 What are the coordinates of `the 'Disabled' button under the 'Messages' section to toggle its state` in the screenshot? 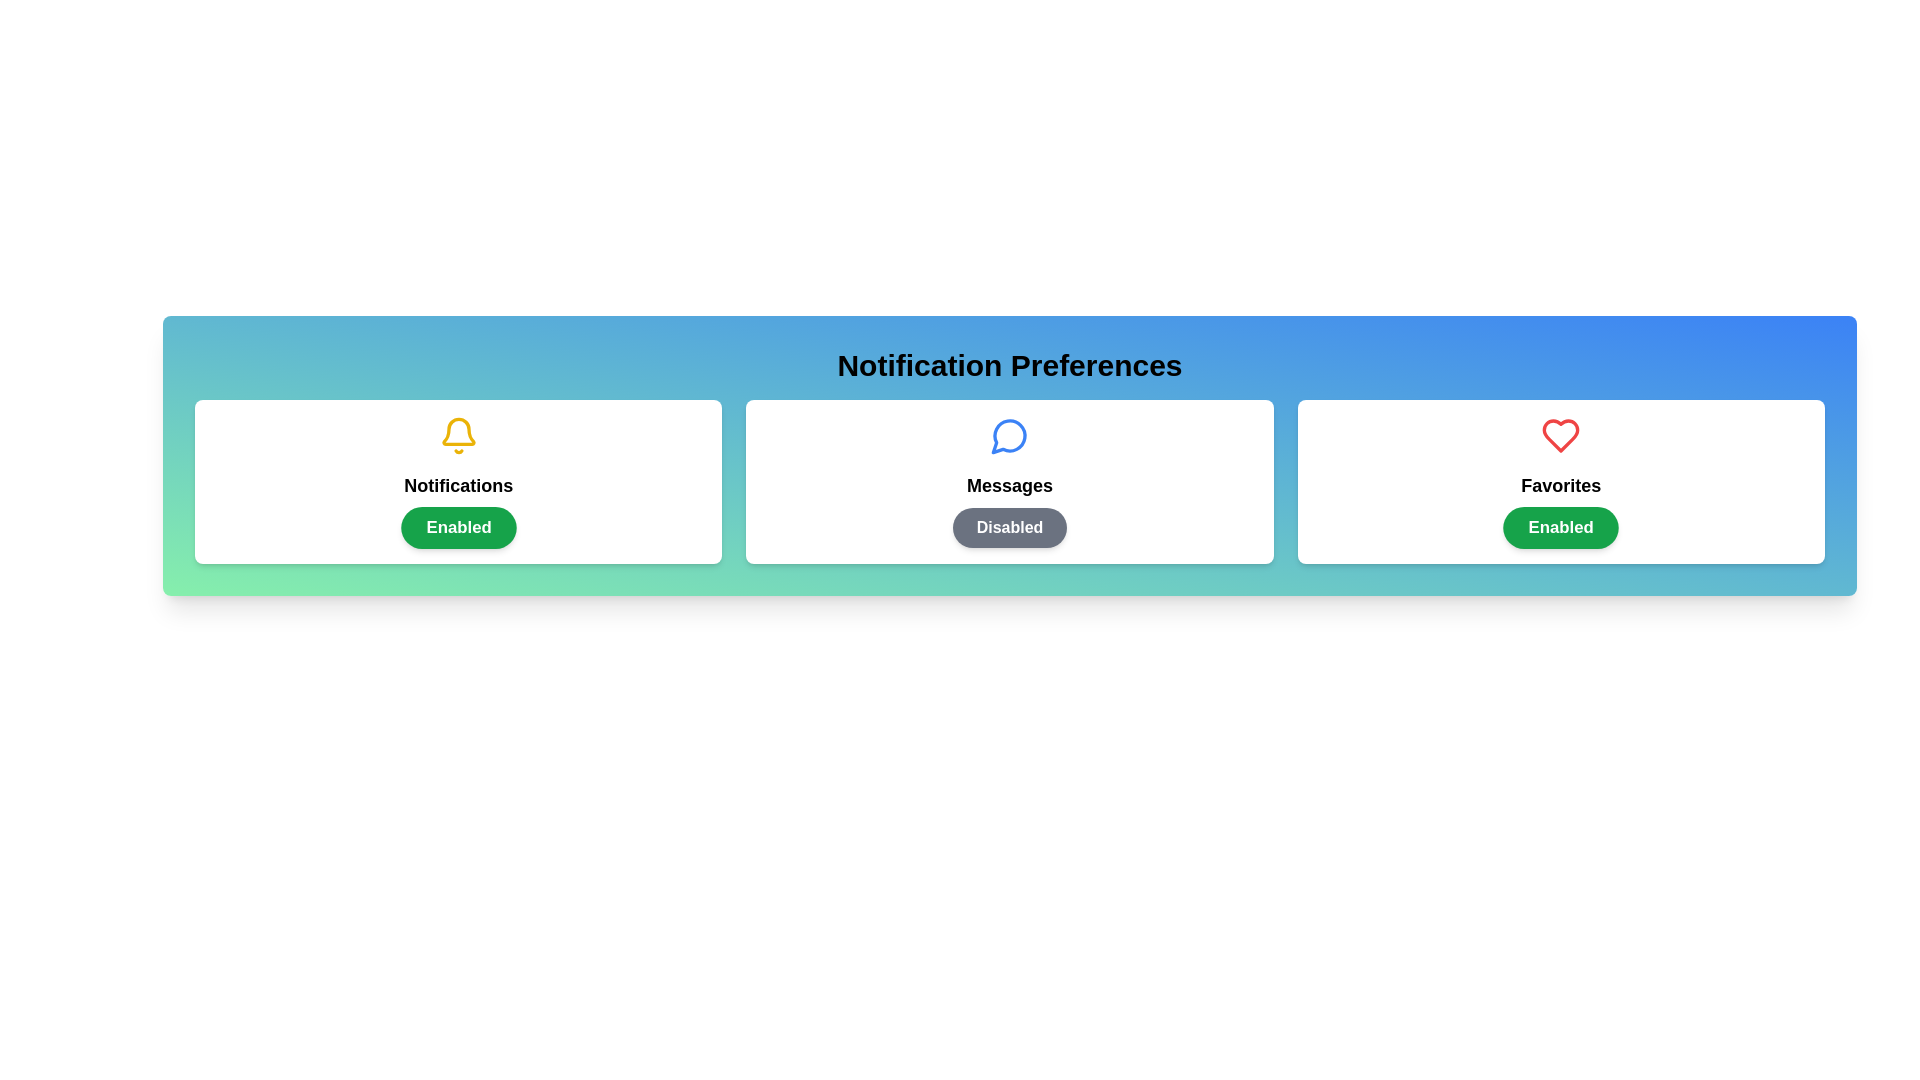 It's located at (1009, 527).